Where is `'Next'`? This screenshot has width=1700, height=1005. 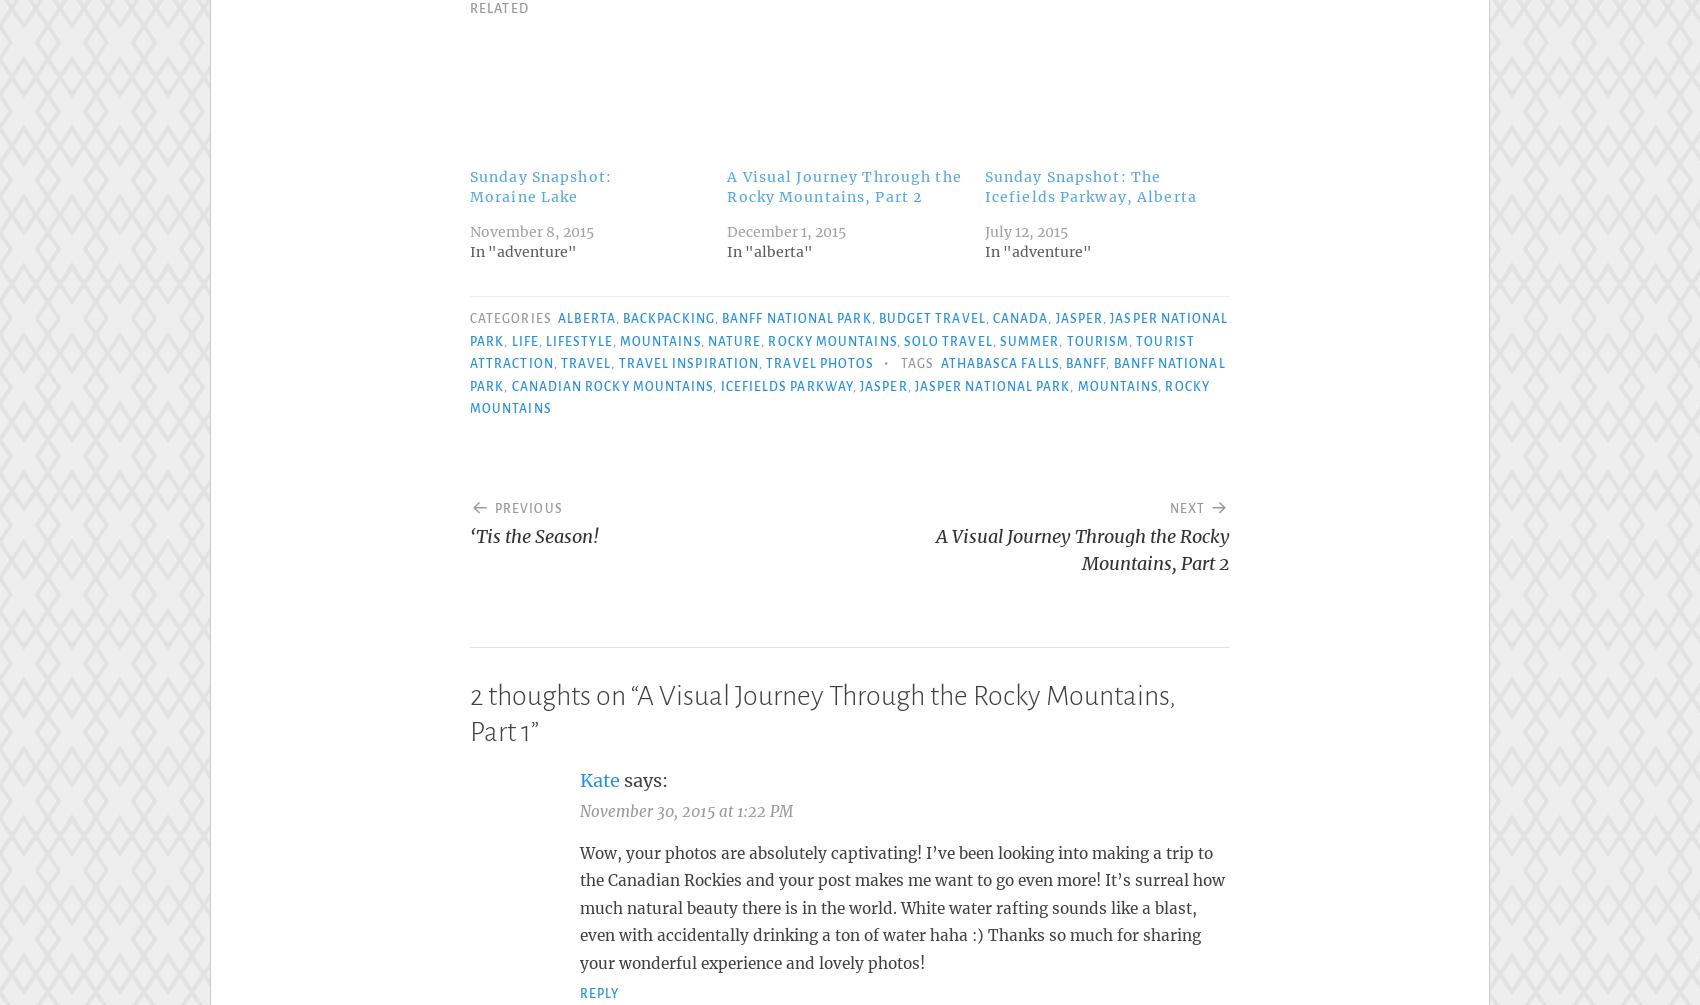
'Next' is located at coordinates (1168, 502).